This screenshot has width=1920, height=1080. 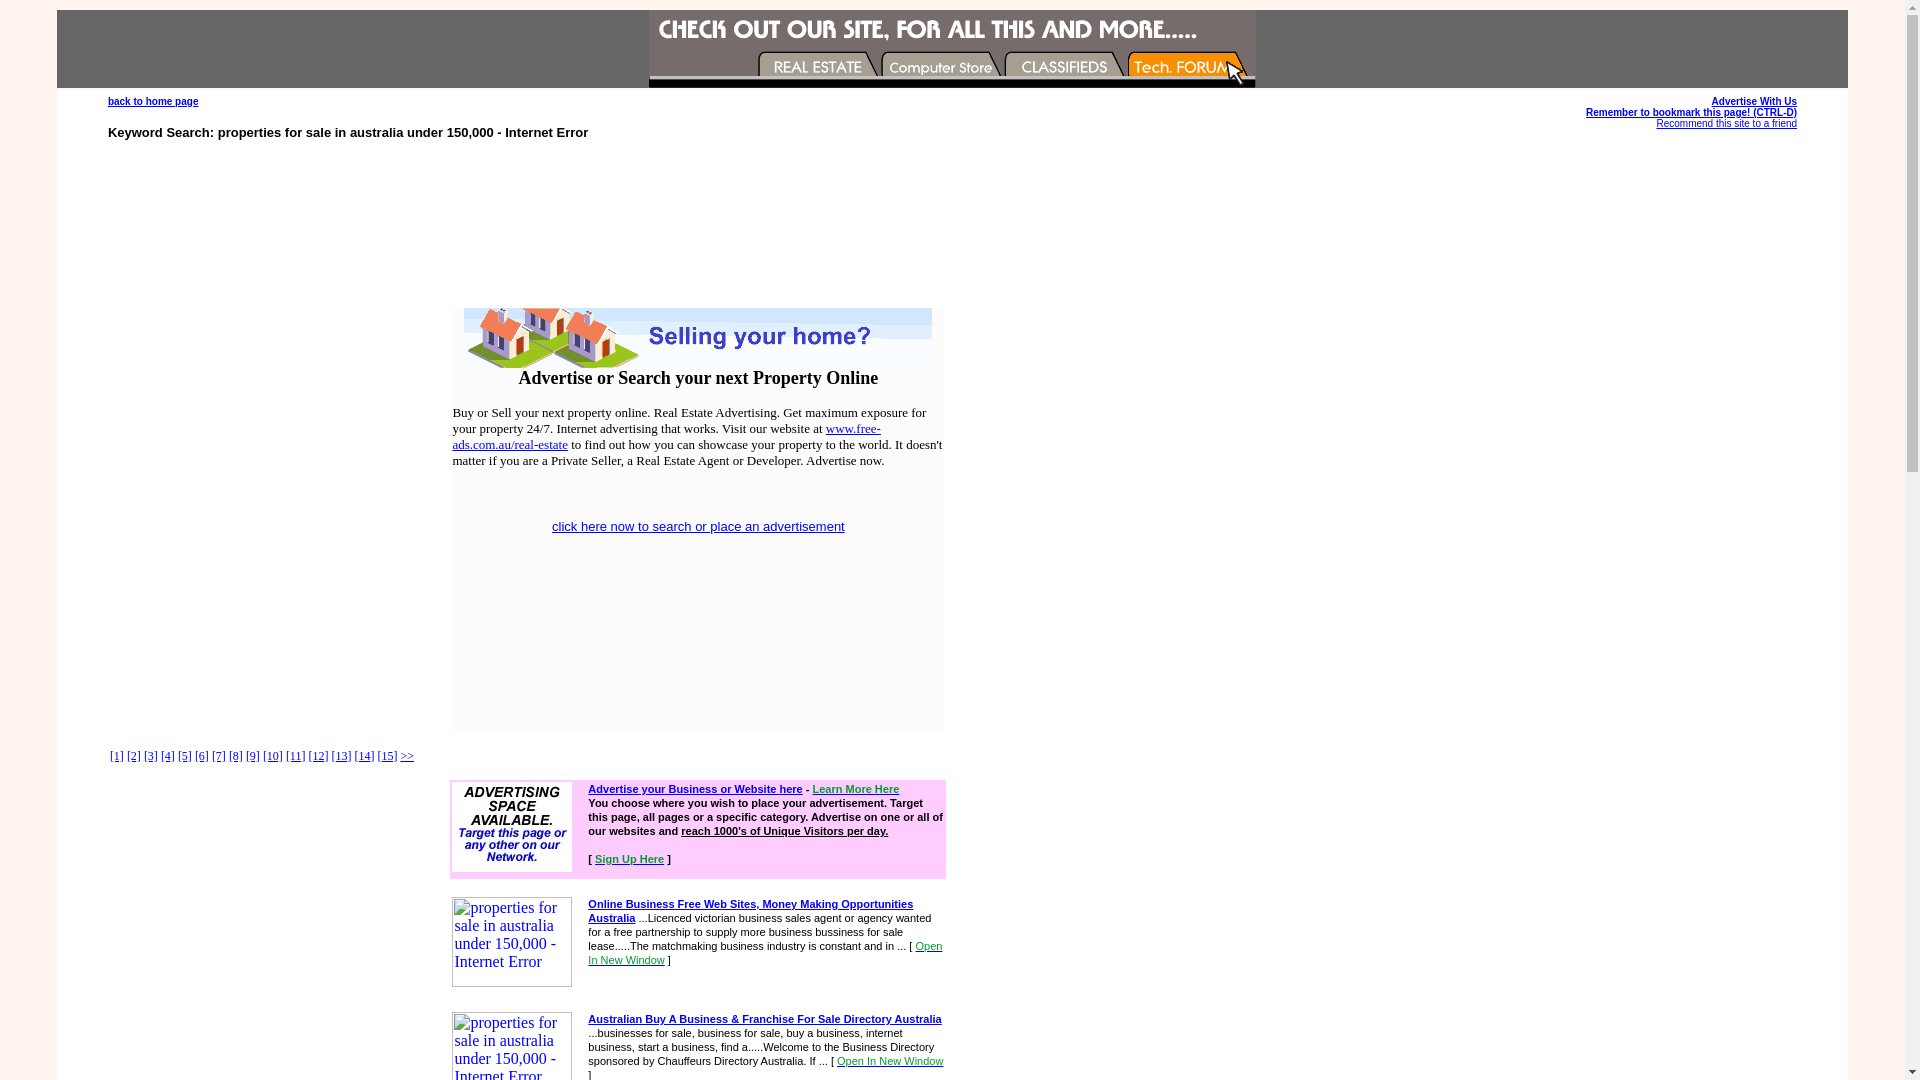 I want to click on '[9]', so click(x=252, y=756).